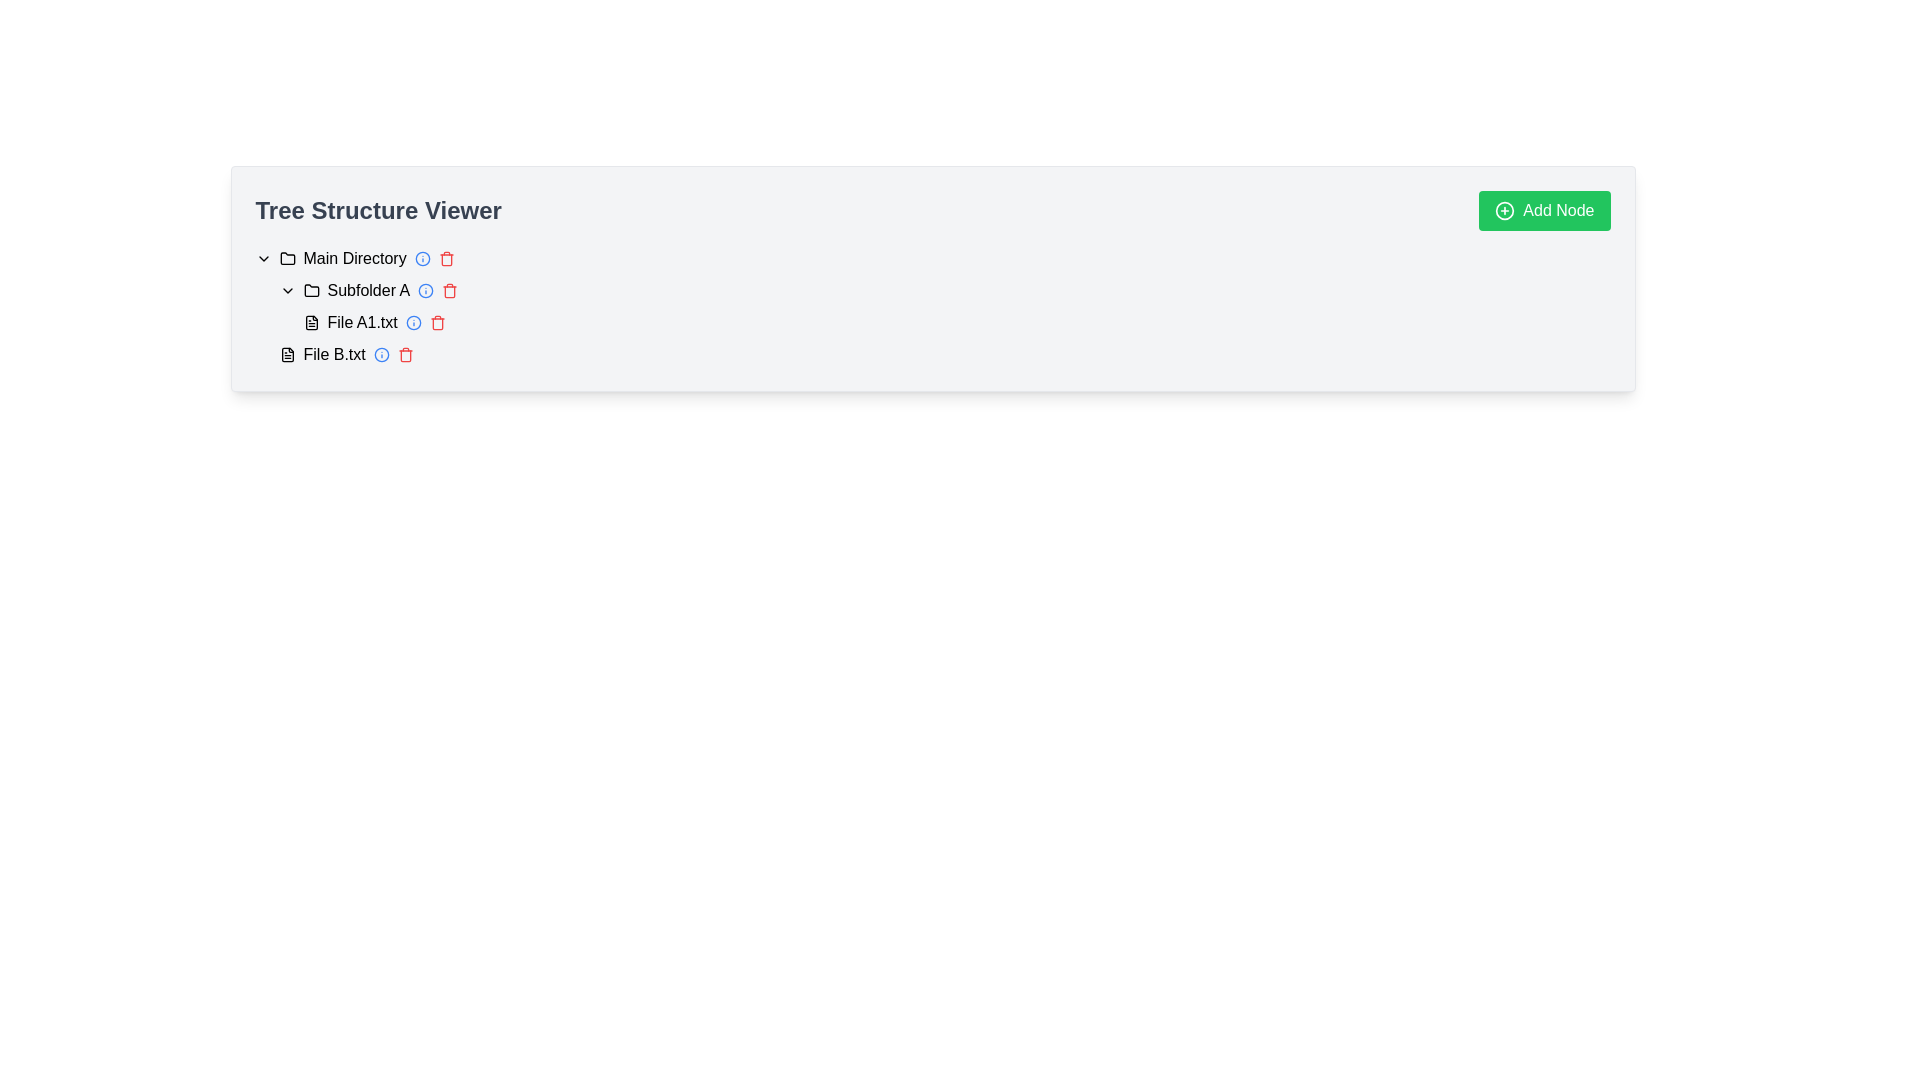 This screenshot has height=1080, width=1920. What do you see at coordinates (421, 257) in the screenshot?
I see `the SVG circle element that serves as an informational icon adjacent to the text 'Subfolder A' in the tree structure viewer` at bounding box center [421, 257].